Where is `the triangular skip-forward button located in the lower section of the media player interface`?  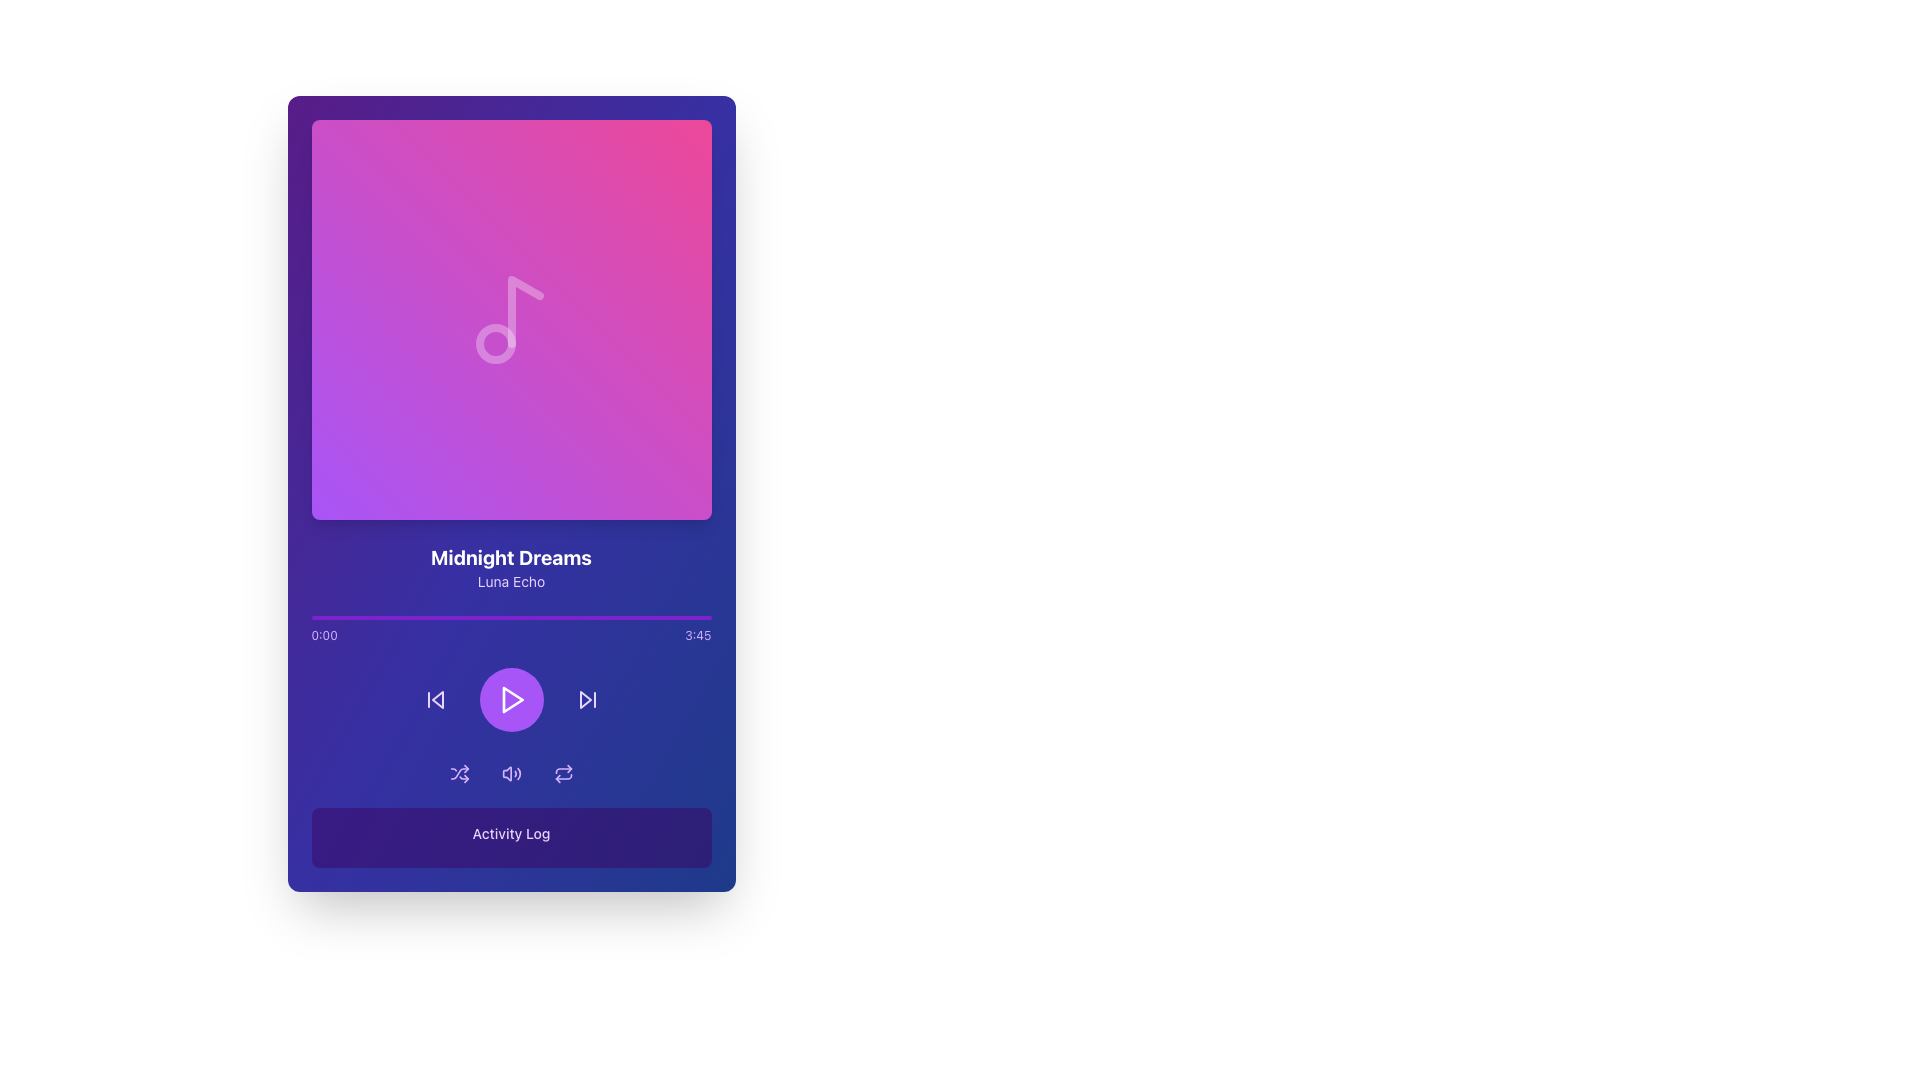 the triangular skip-forward button located in the lower section of the media player interface is located at coordinates (584, 698).